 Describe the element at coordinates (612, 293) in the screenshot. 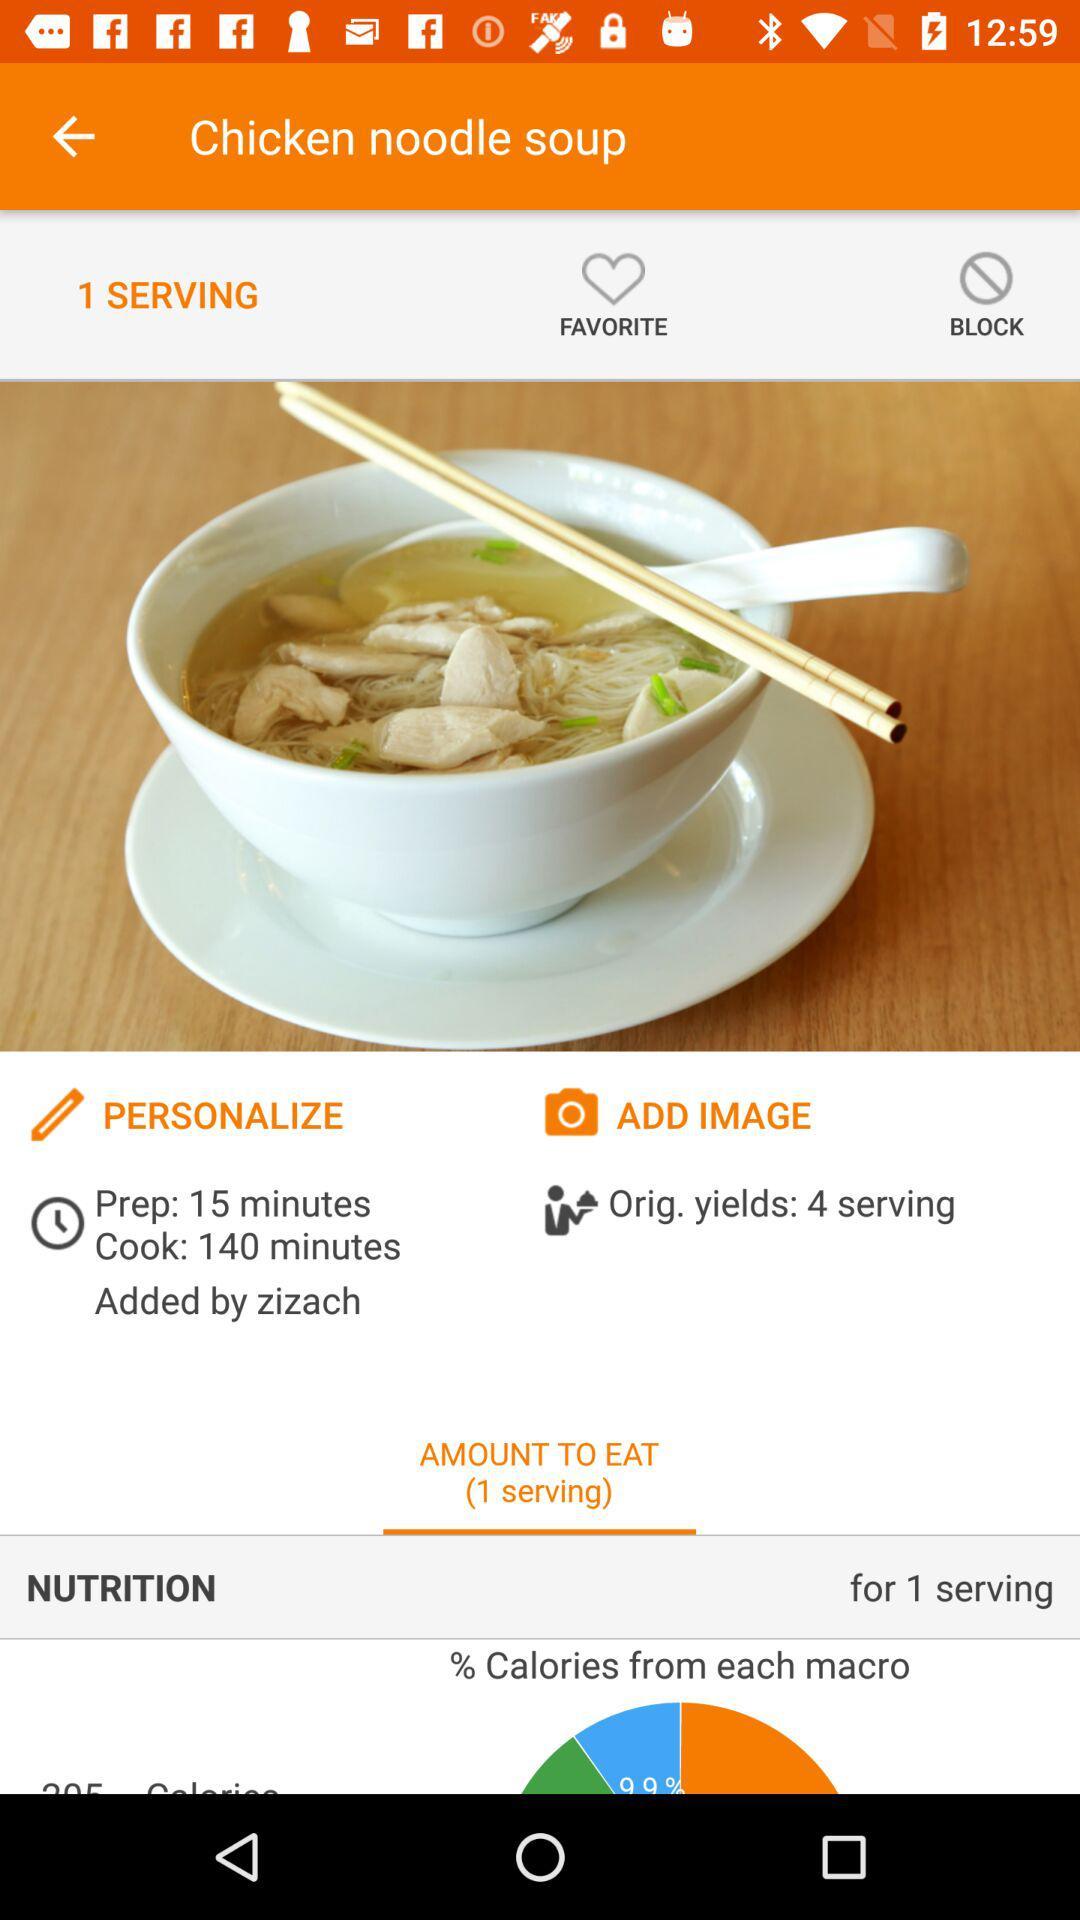

I see `the icon to the left of block icon` at that location.